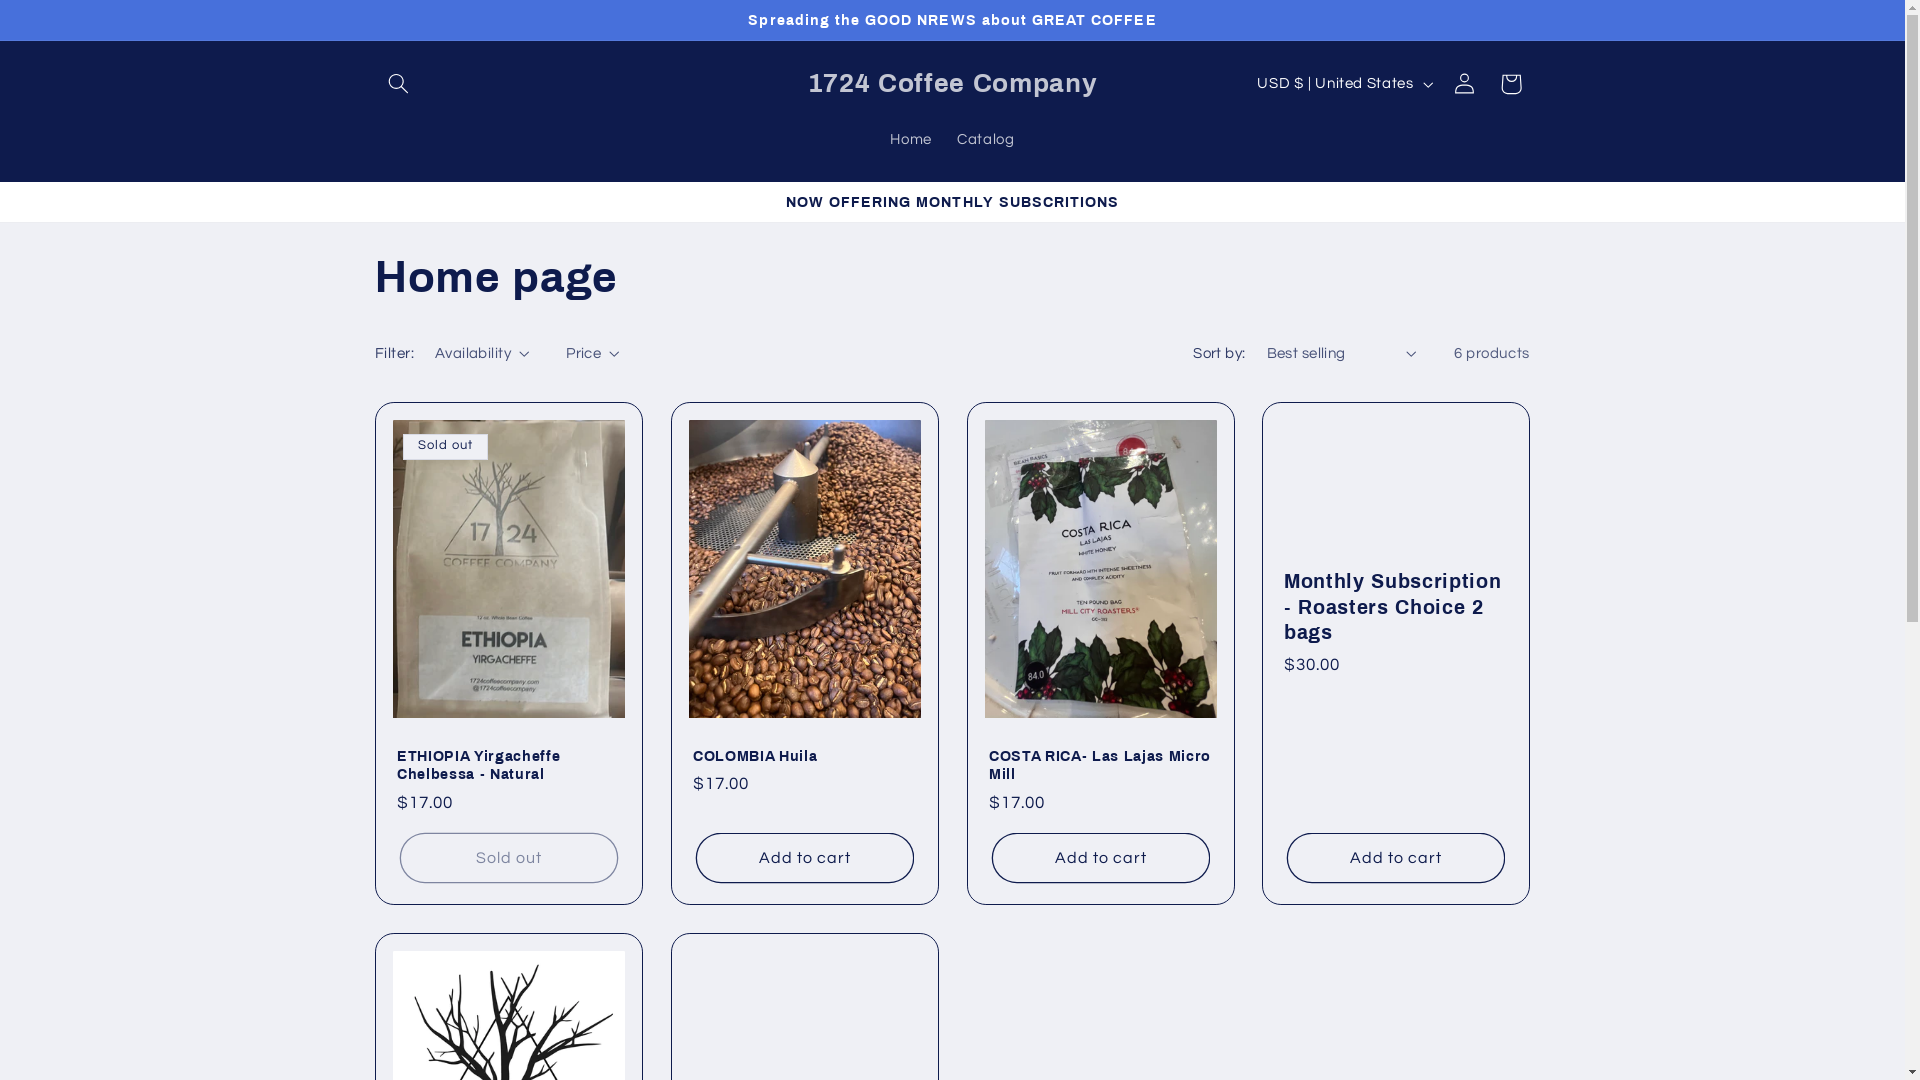 This screenshot has height=1080, width=1920. I want to click on 'Add to cart', so click(1286, 857).